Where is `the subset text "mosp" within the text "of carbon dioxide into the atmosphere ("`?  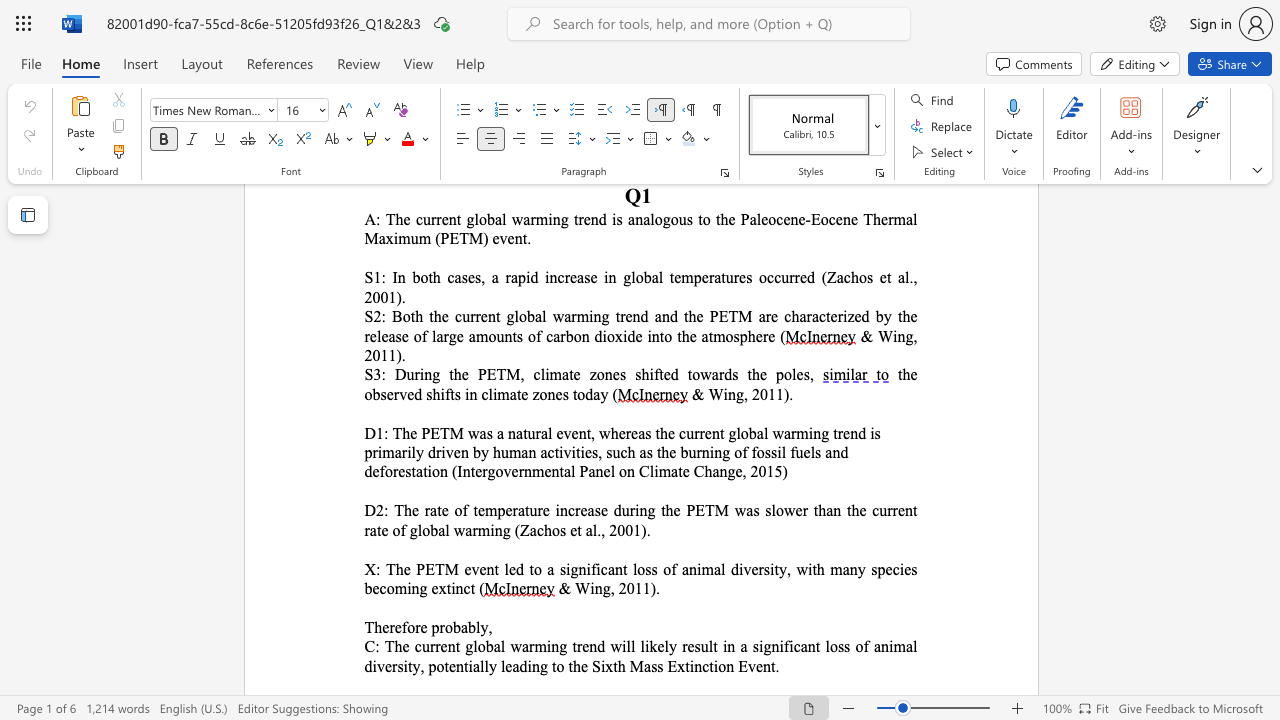 the subset text "mosp" within the text "of carbon dioxide into the atmosphere (" is located at coordinates (713, 335).